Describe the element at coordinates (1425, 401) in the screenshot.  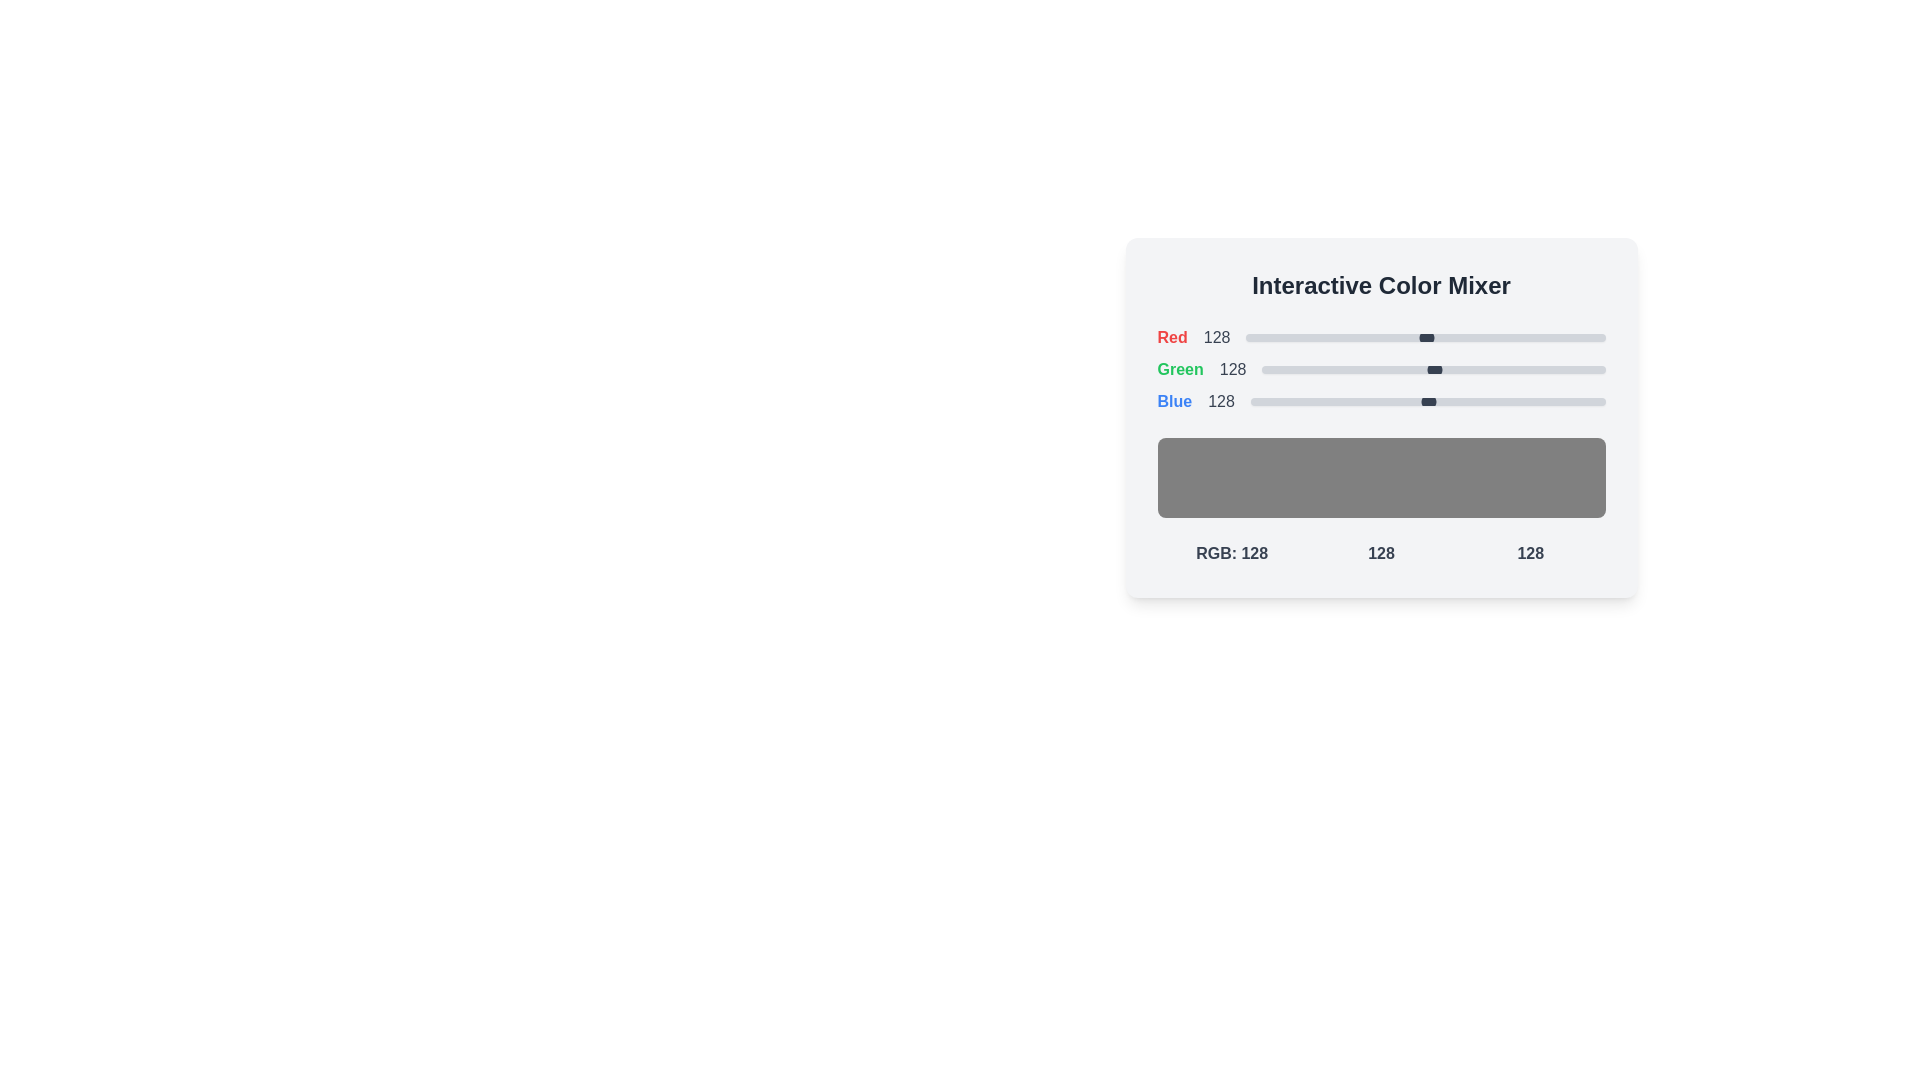
I see `the Blue component` at that location.